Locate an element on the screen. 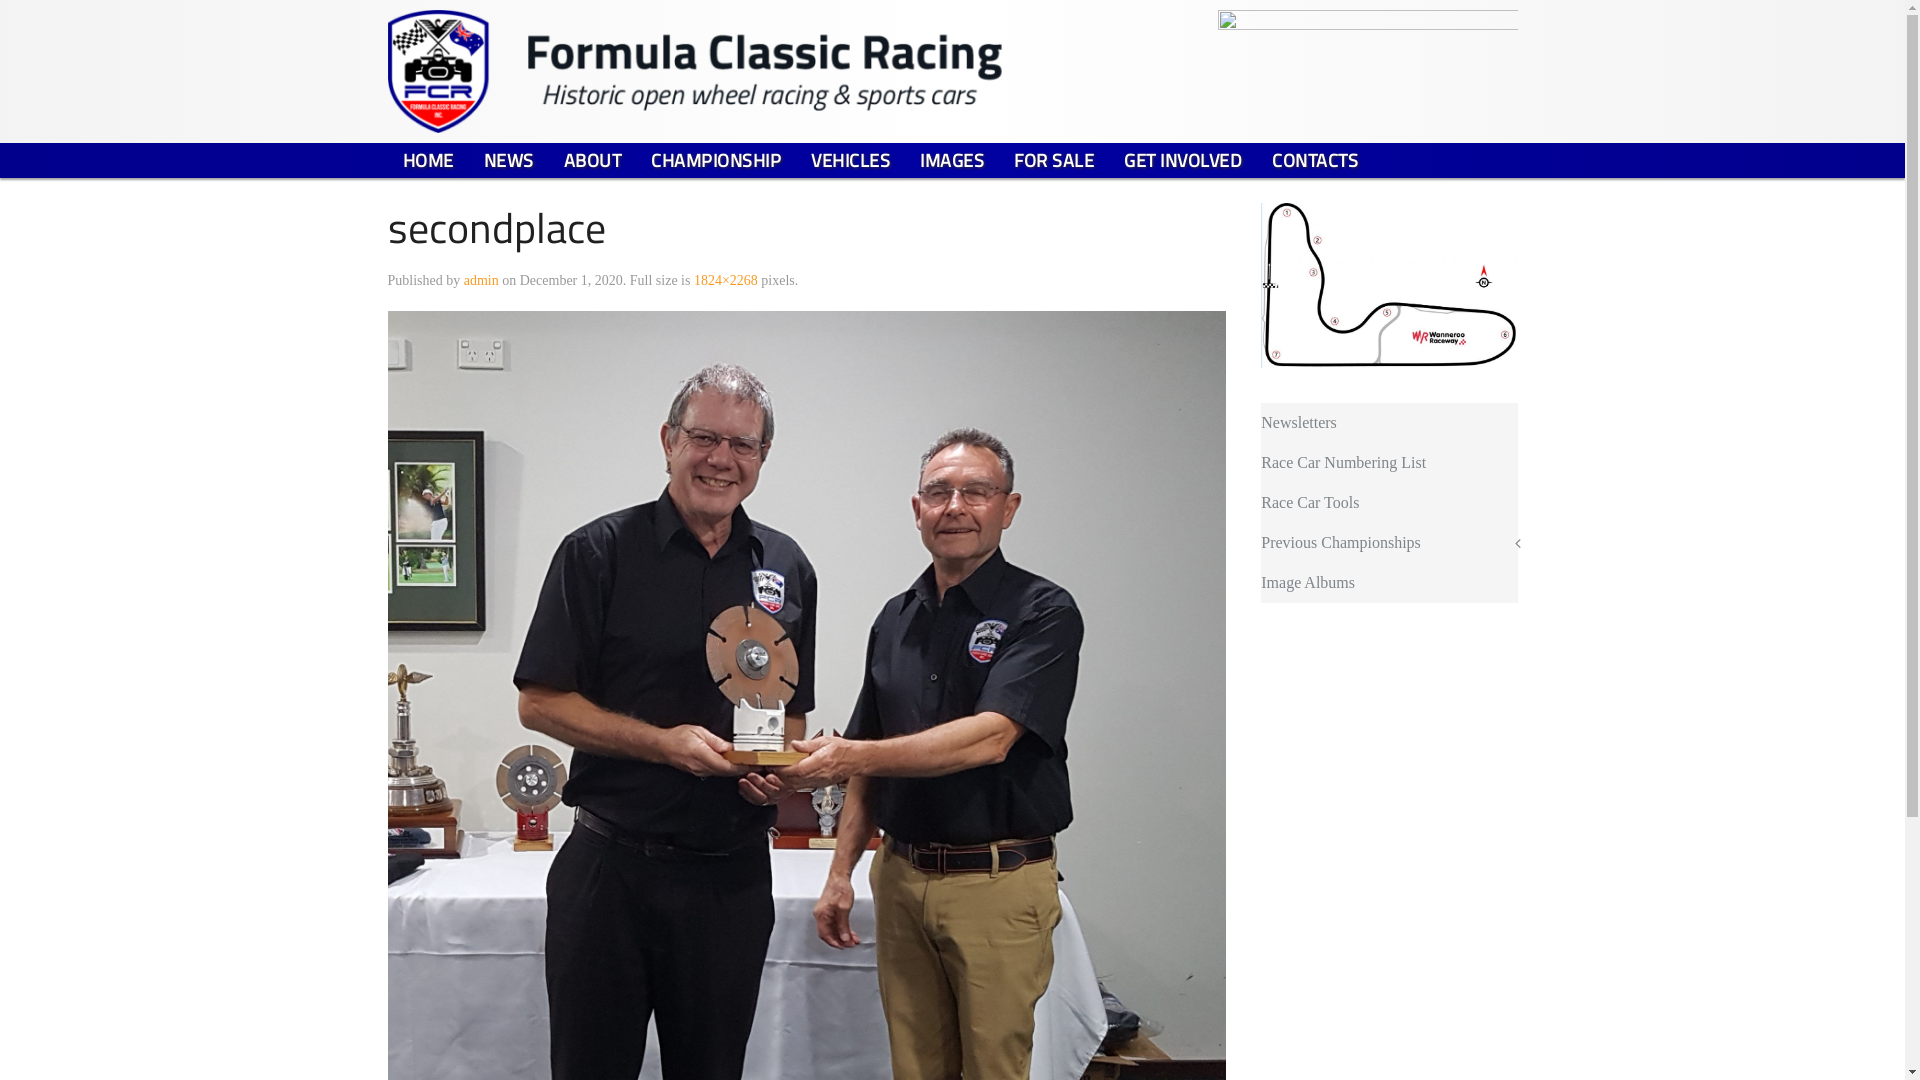 This screenshot has width=1920, height=1080. 'ABOUT' is located at coordinates (590, 159).